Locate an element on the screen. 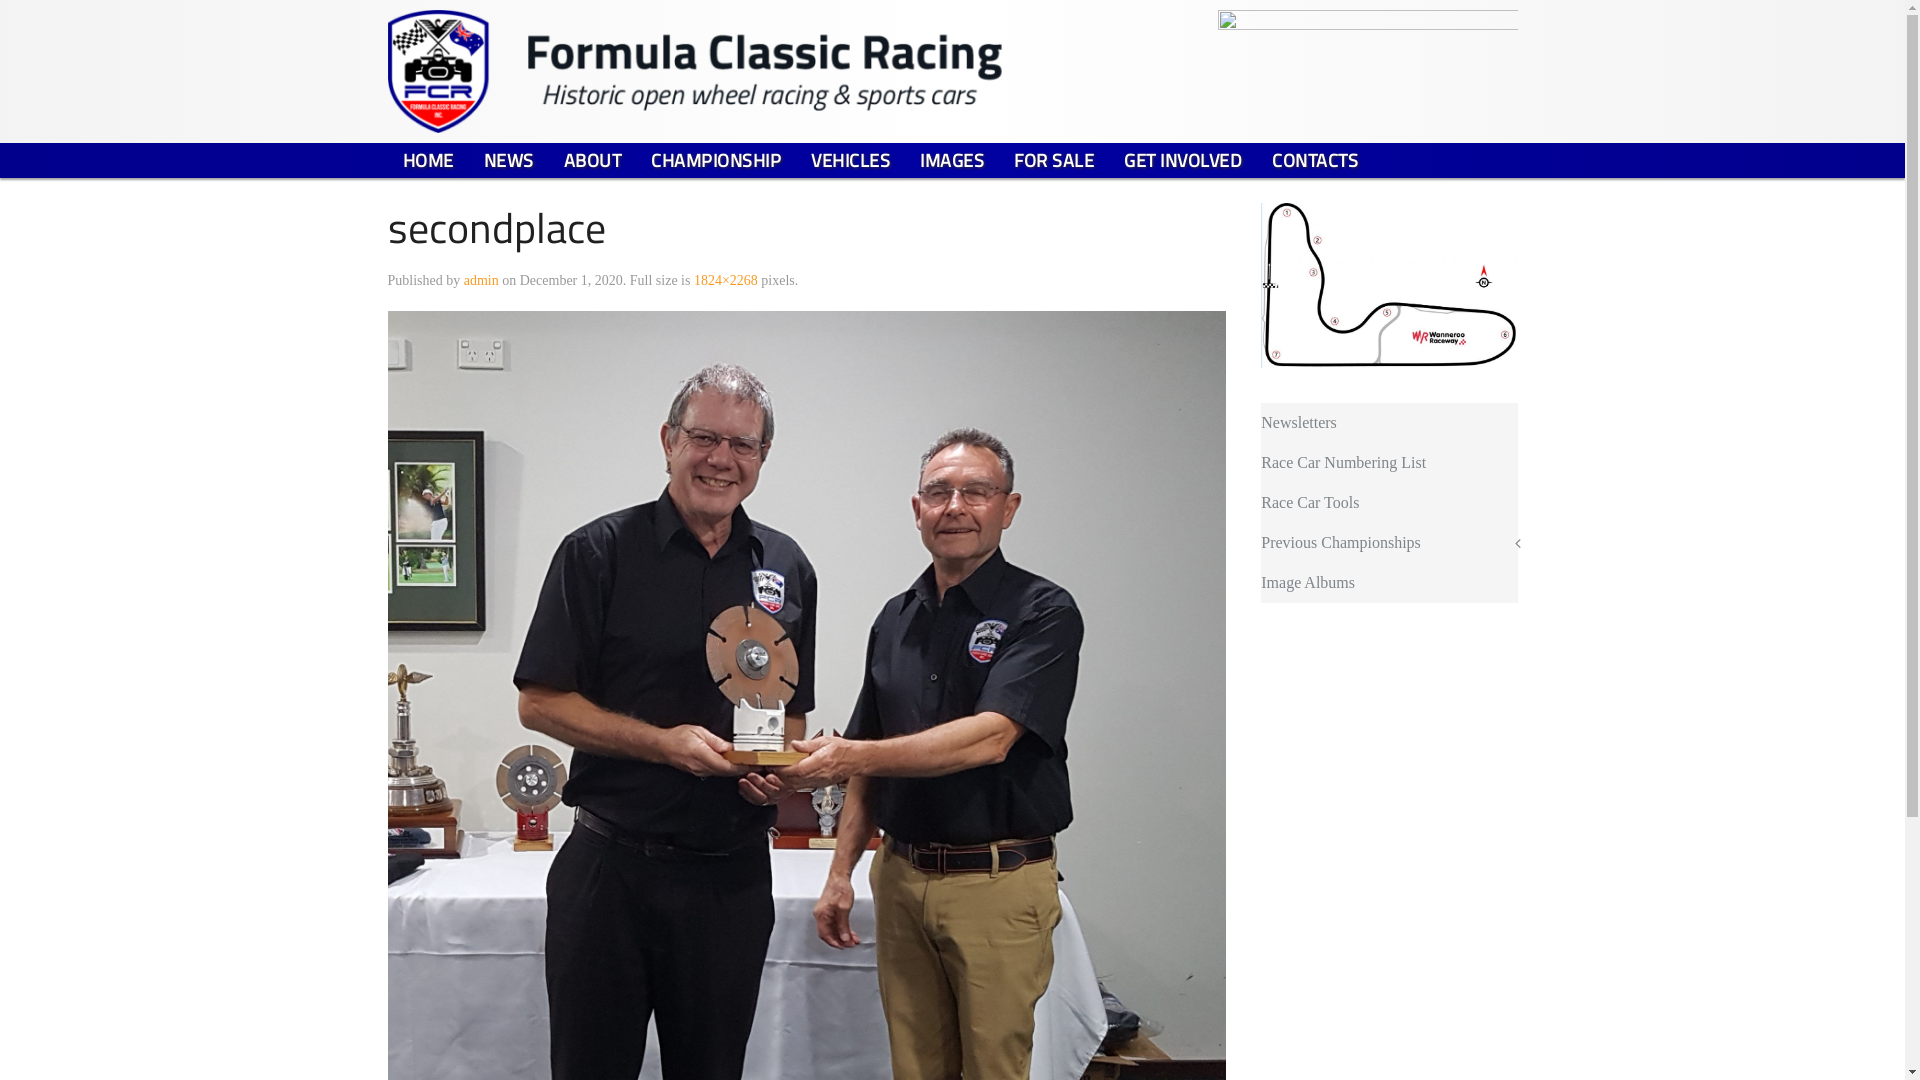 This screenshot has width=1920, height=1080. 'ABOUT' is located at coordinates (590, 159).